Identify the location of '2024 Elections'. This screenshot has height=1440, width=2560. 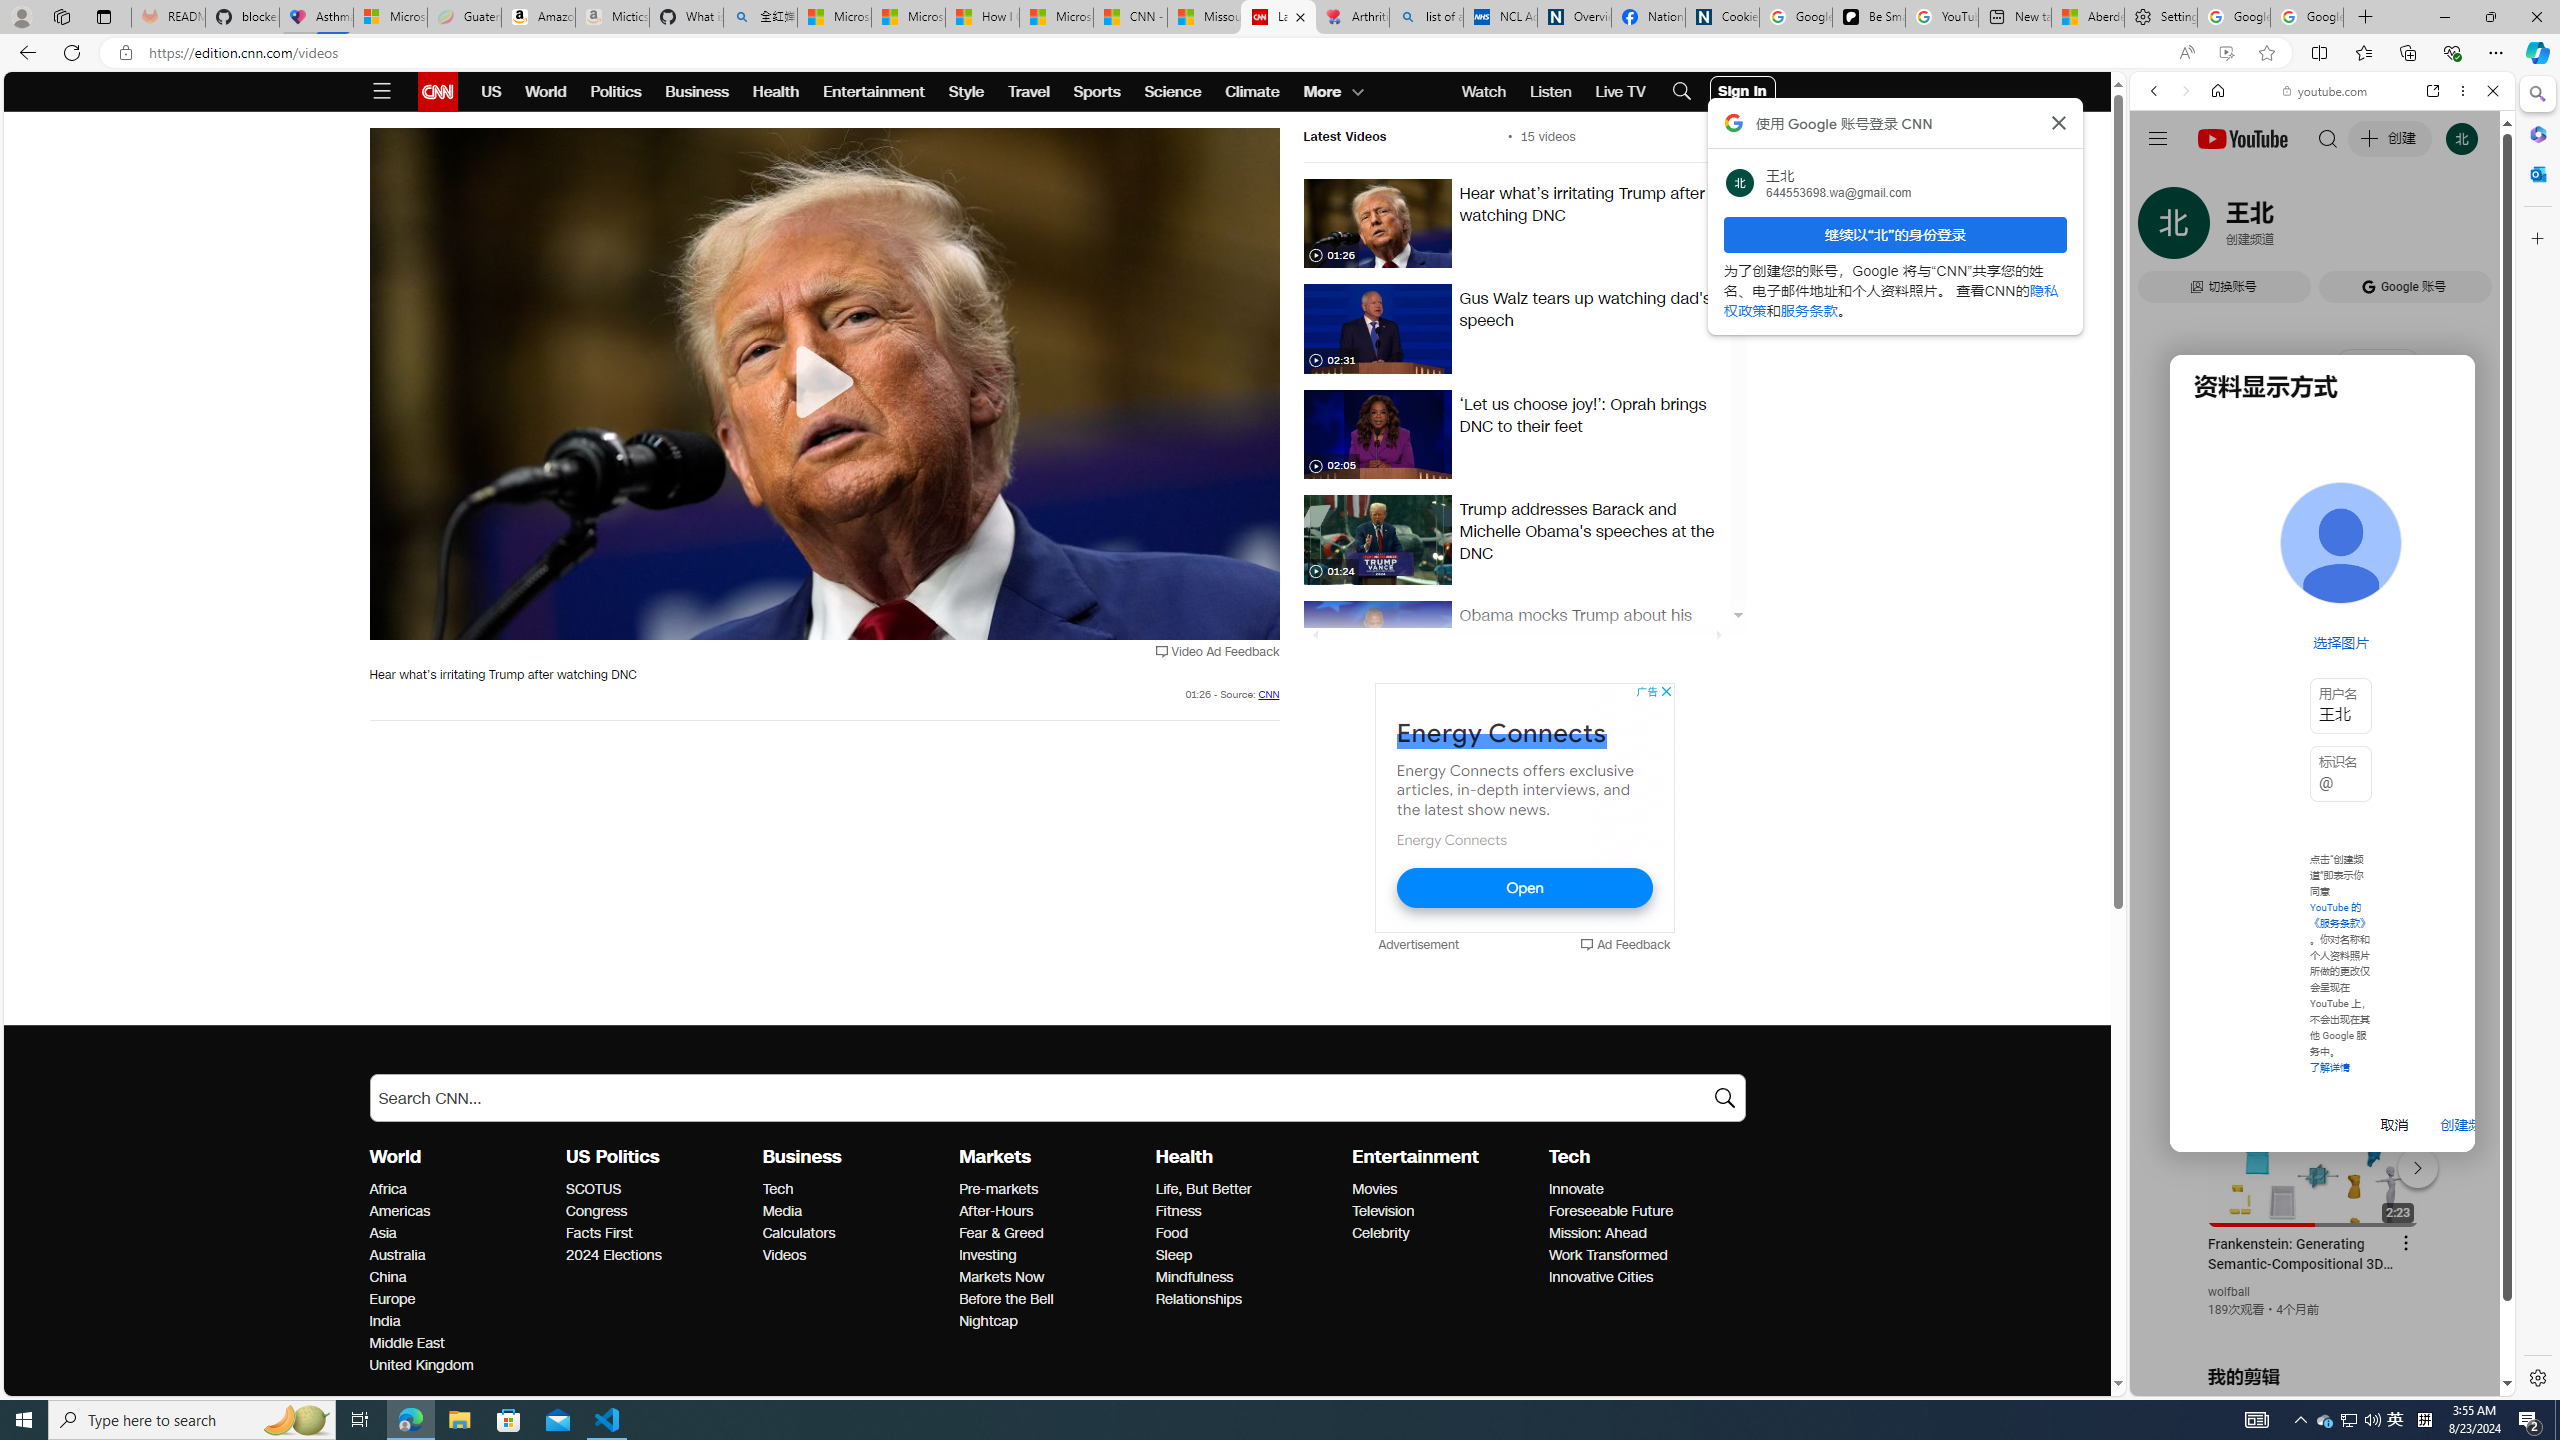
(656, 1255).